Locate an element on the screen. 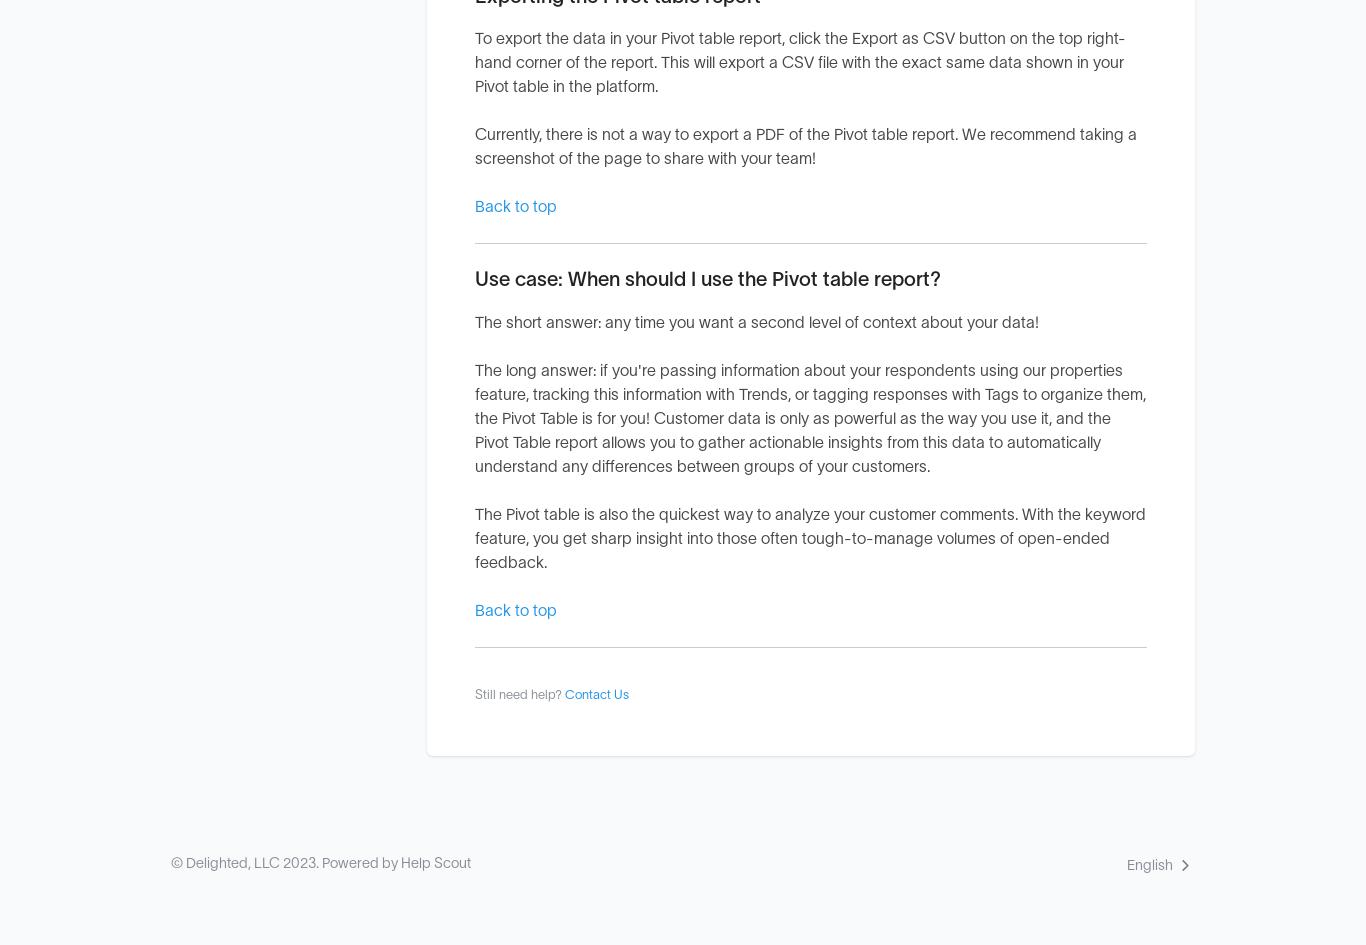 The image size is (1366, 945). 'To export the data in your Pivot table report, click the Export as CSV button on the top right-hand corner of the report. This will export a CSV file with the exact same data shown in your Pivot table in the platform.' is located at coordinates (799, 63).